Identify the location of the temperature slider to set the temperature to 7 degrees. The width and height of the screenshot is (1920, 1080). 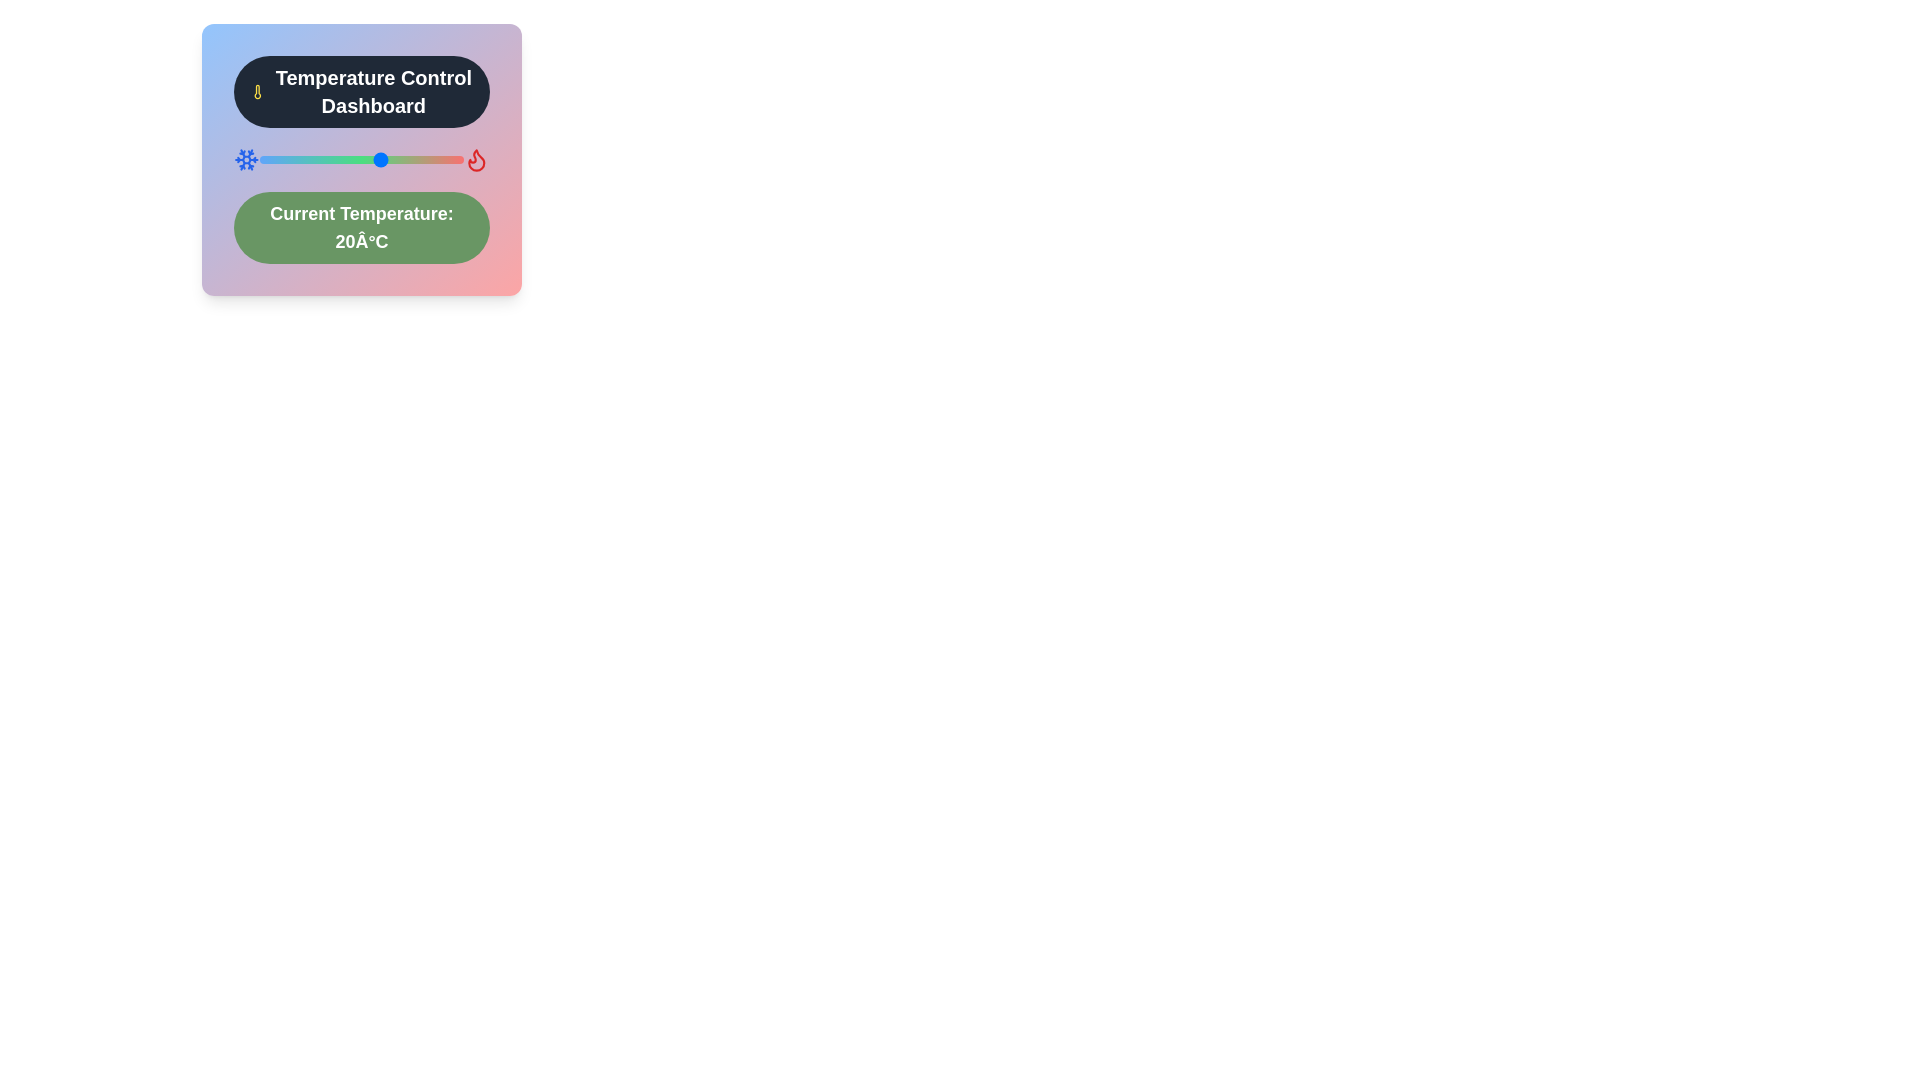
(329, 158).